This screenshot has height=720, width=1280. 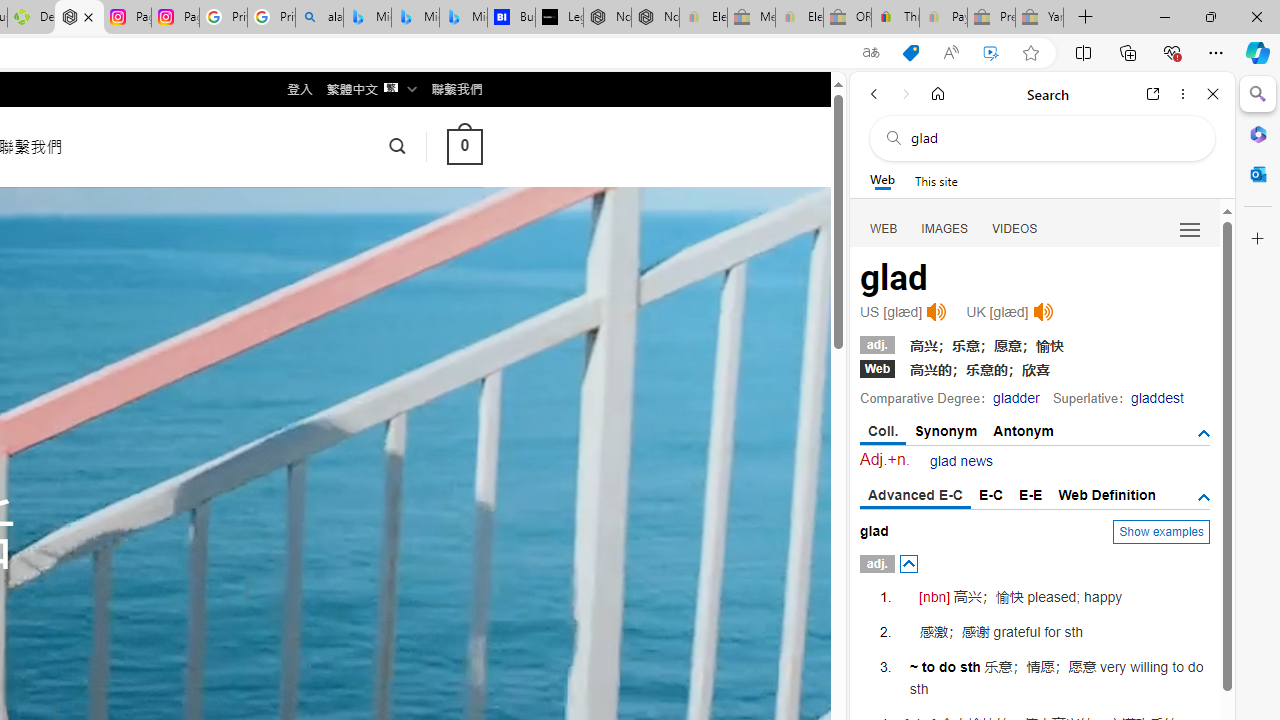 I want to click on 'Advanced E-C', so click(x=914, y=495).